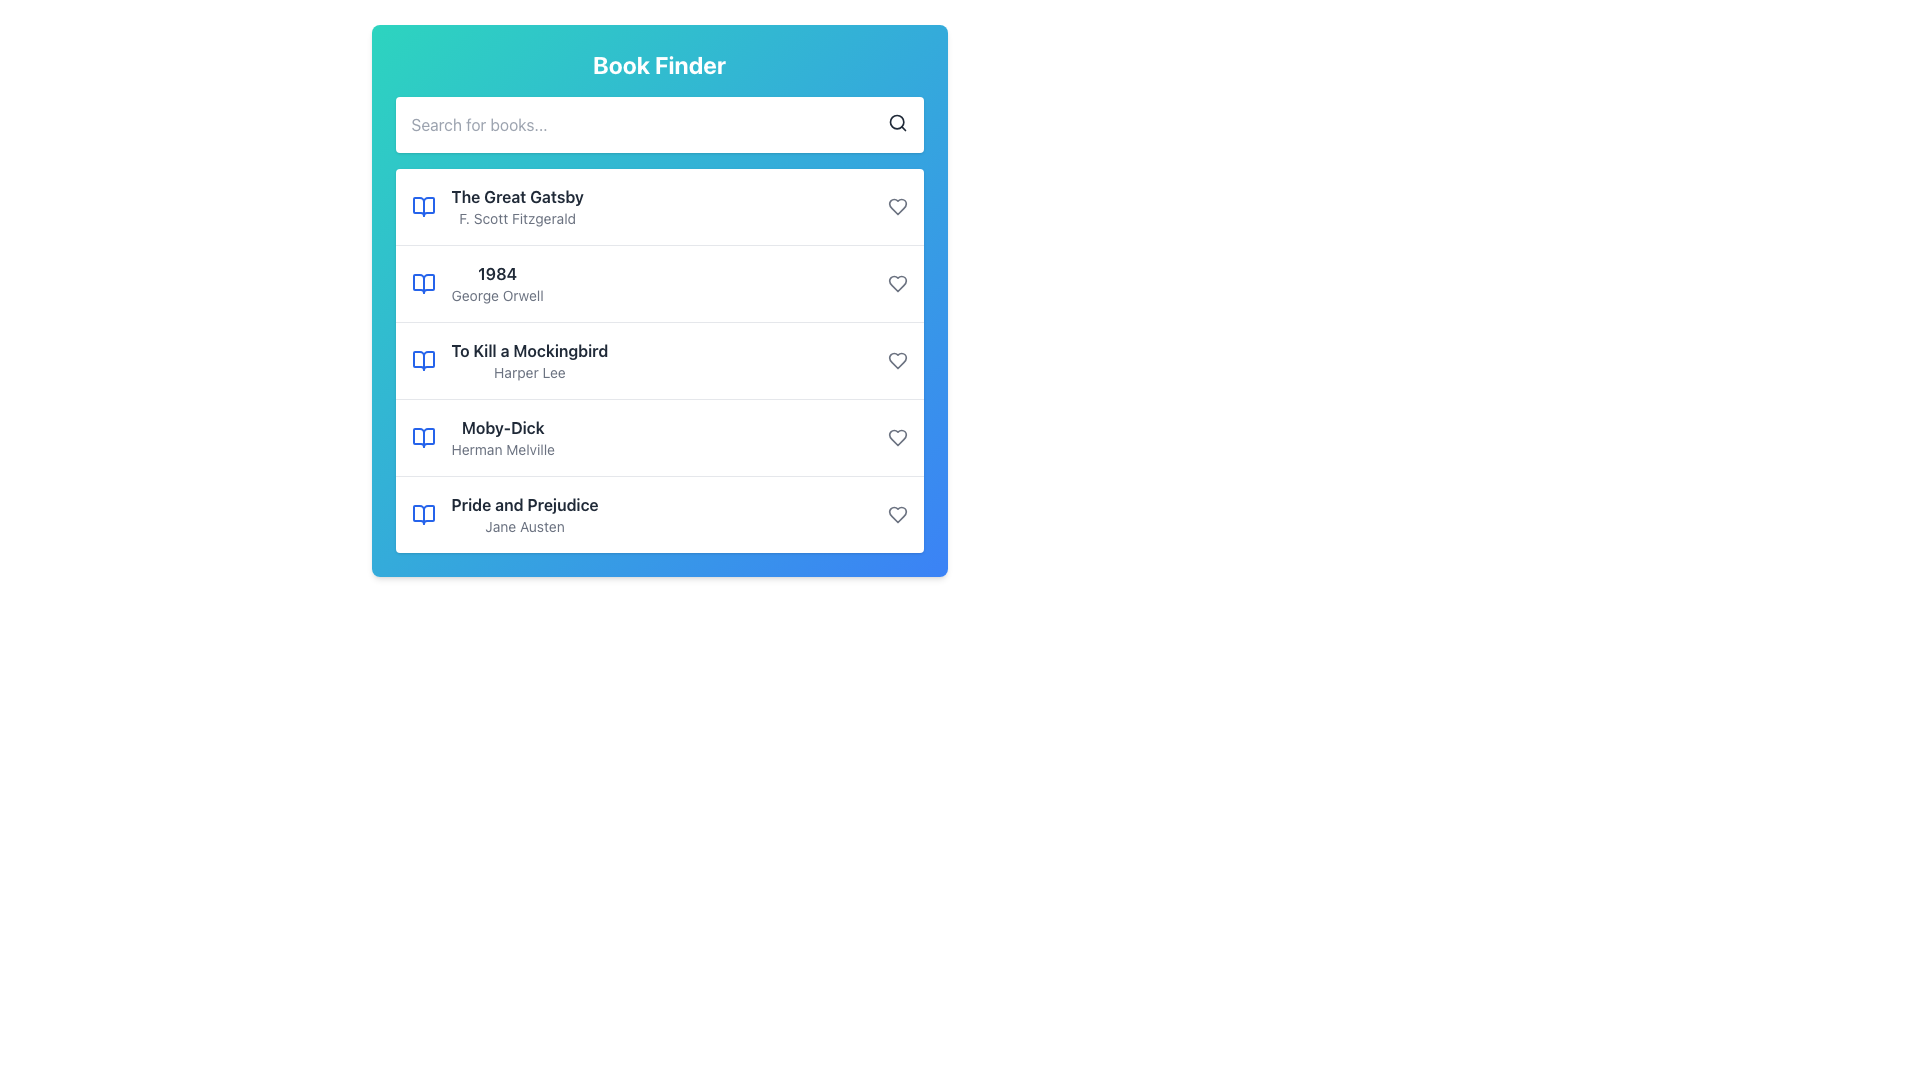  What do you see at coordinates (422, 514) in the screenshot?
I see `the blue book icon styled as an outline, positioned to the left of the text 'Pride and Prejudice' by Jane Austen` at bounding box center [422, 514].